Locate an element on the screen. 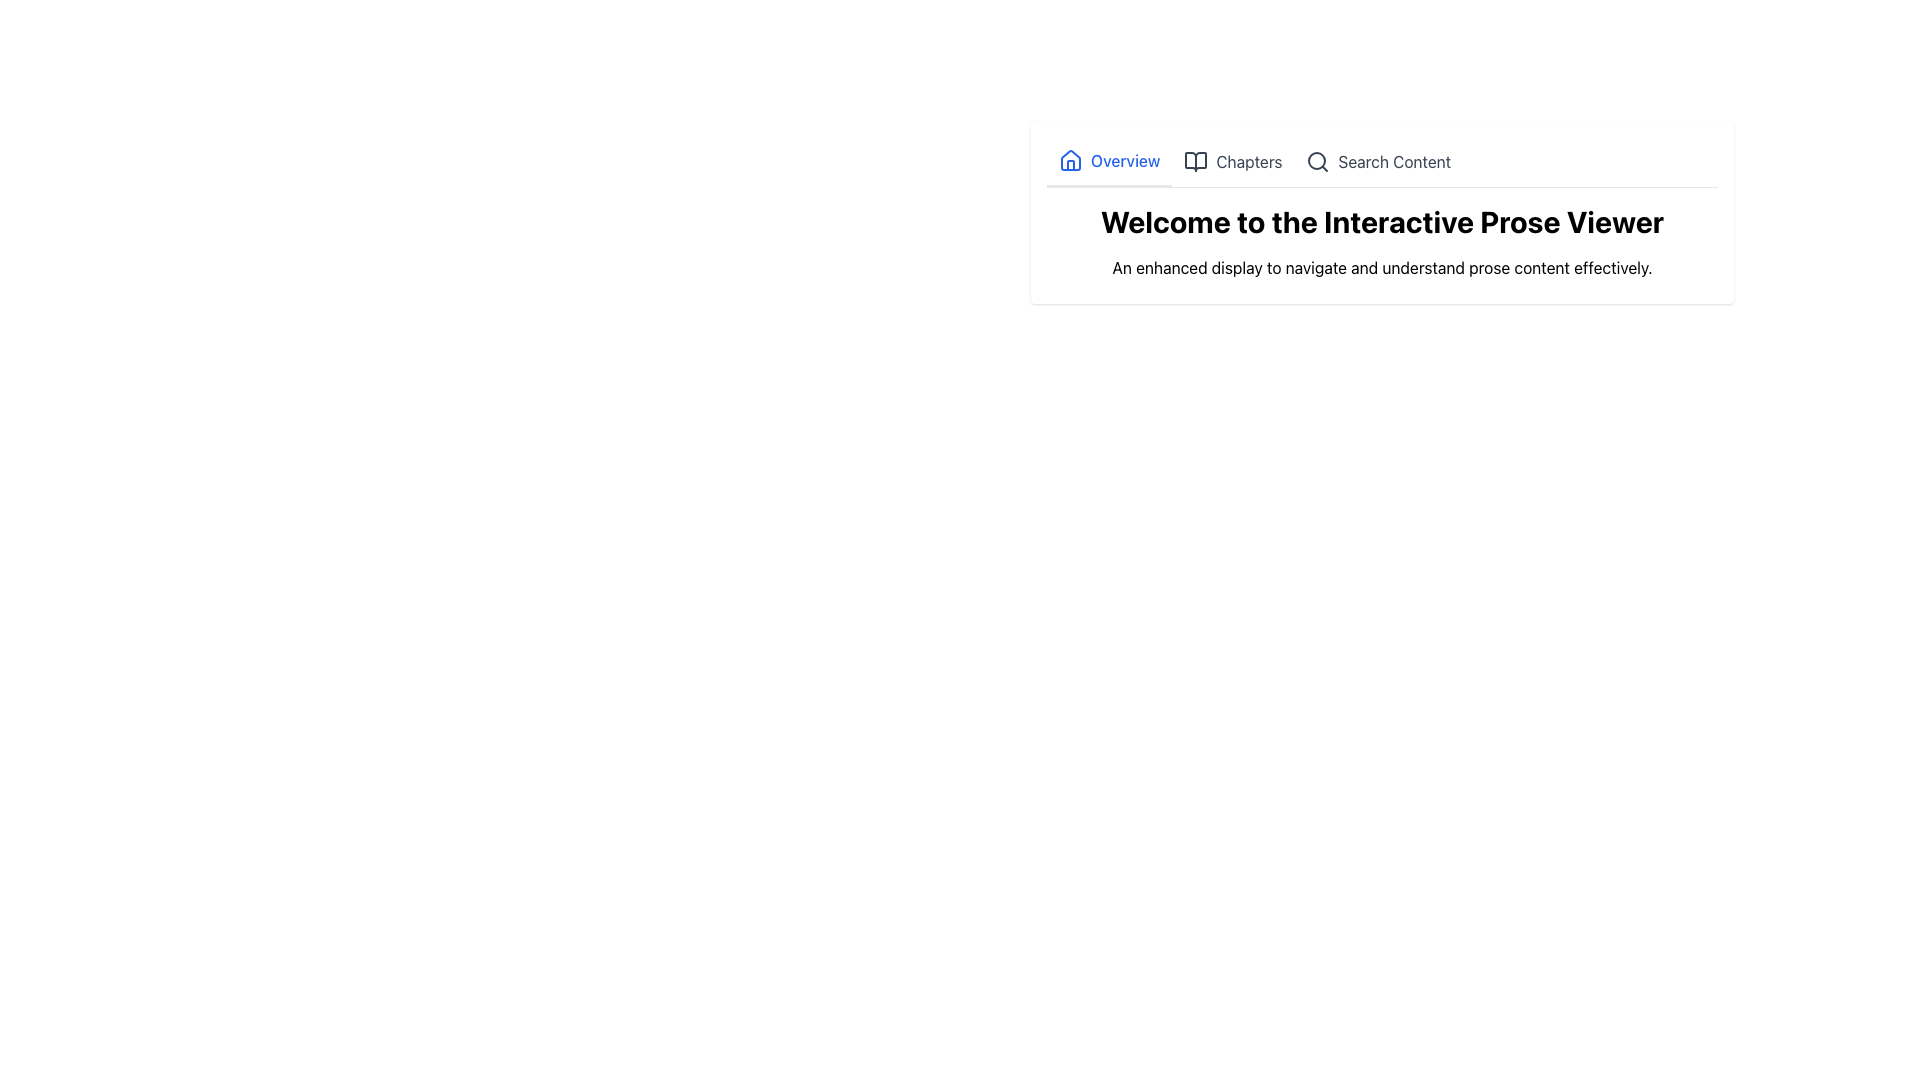 The width and height of the screenshot is (1920, 1080). the 'Search Content' text label, which is displayed in medium-sized font and neutral gray color, located in the top right section of the navigation bar, following a magnifying glass icon is located at coordinates (1393, 161).